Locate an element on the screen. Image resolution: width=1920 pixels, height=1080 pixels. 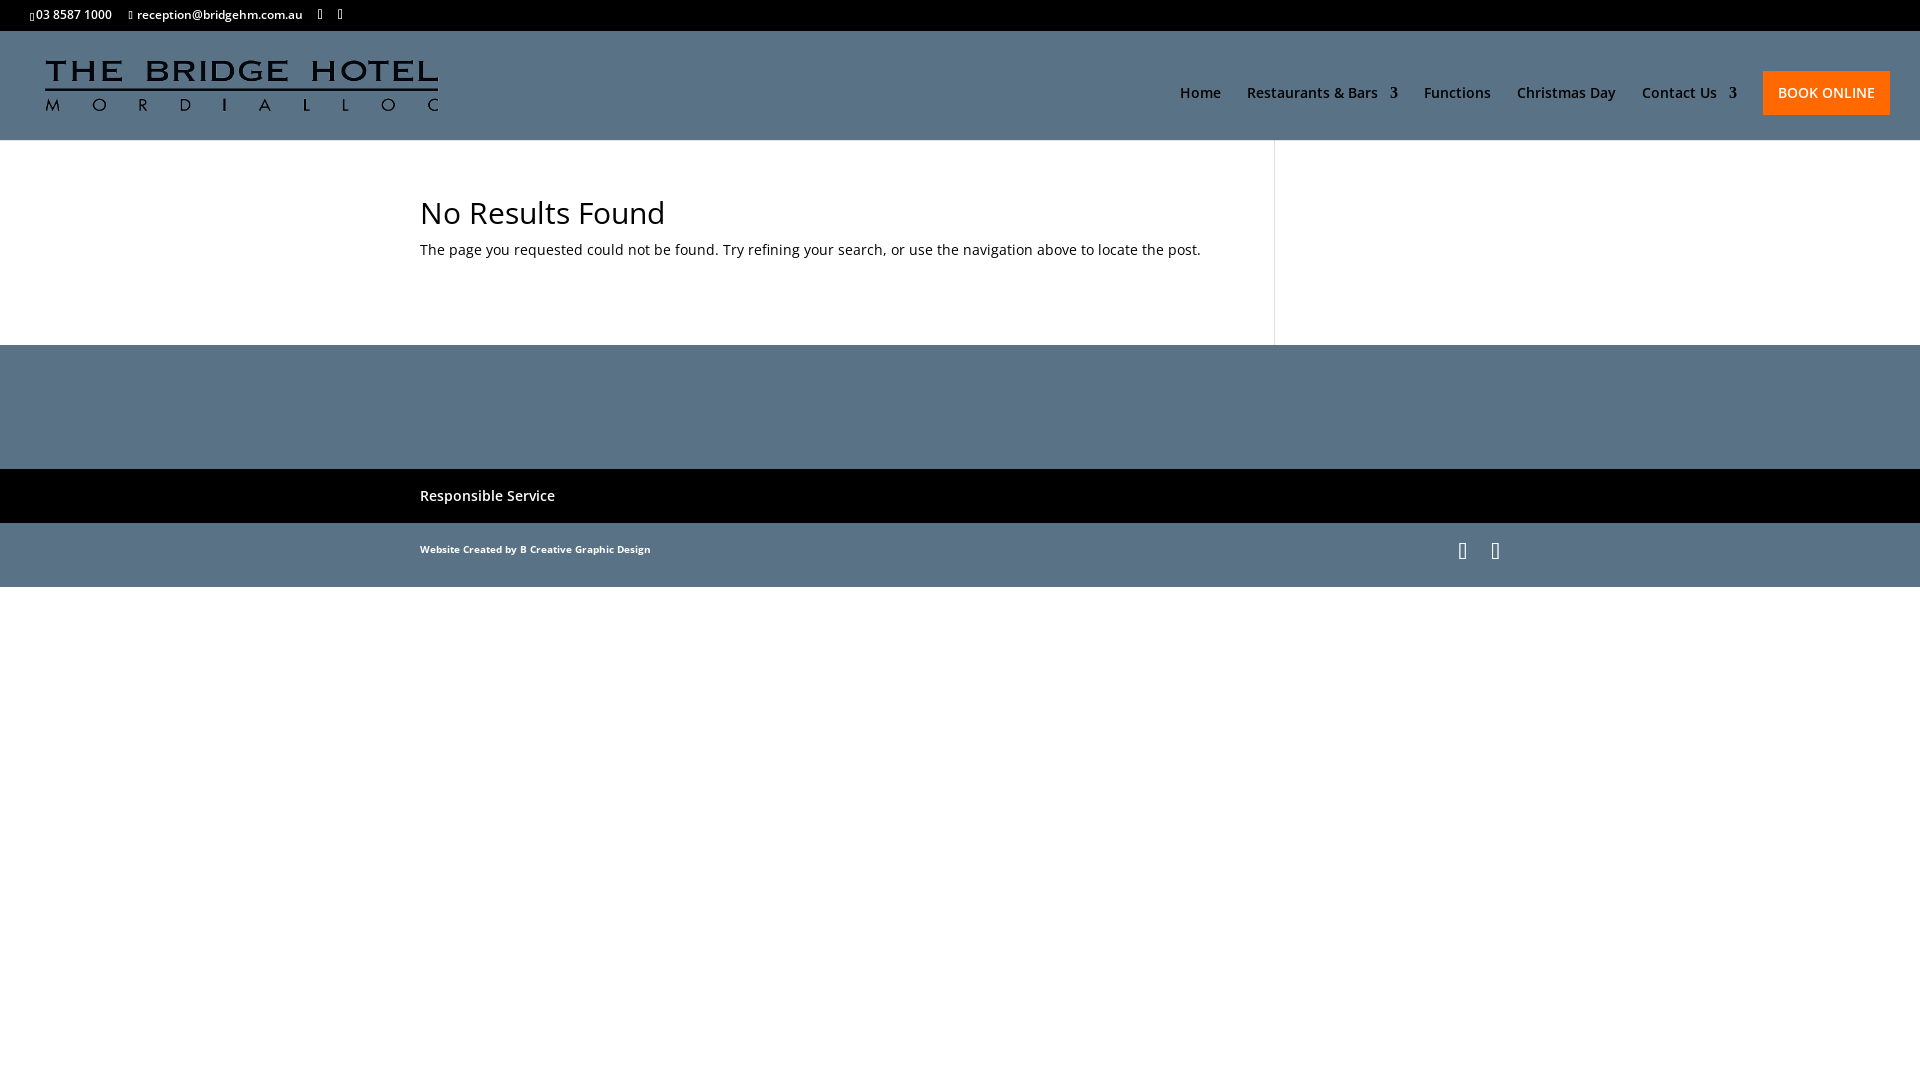
'Functions' is located at coordinates (1457, 112).